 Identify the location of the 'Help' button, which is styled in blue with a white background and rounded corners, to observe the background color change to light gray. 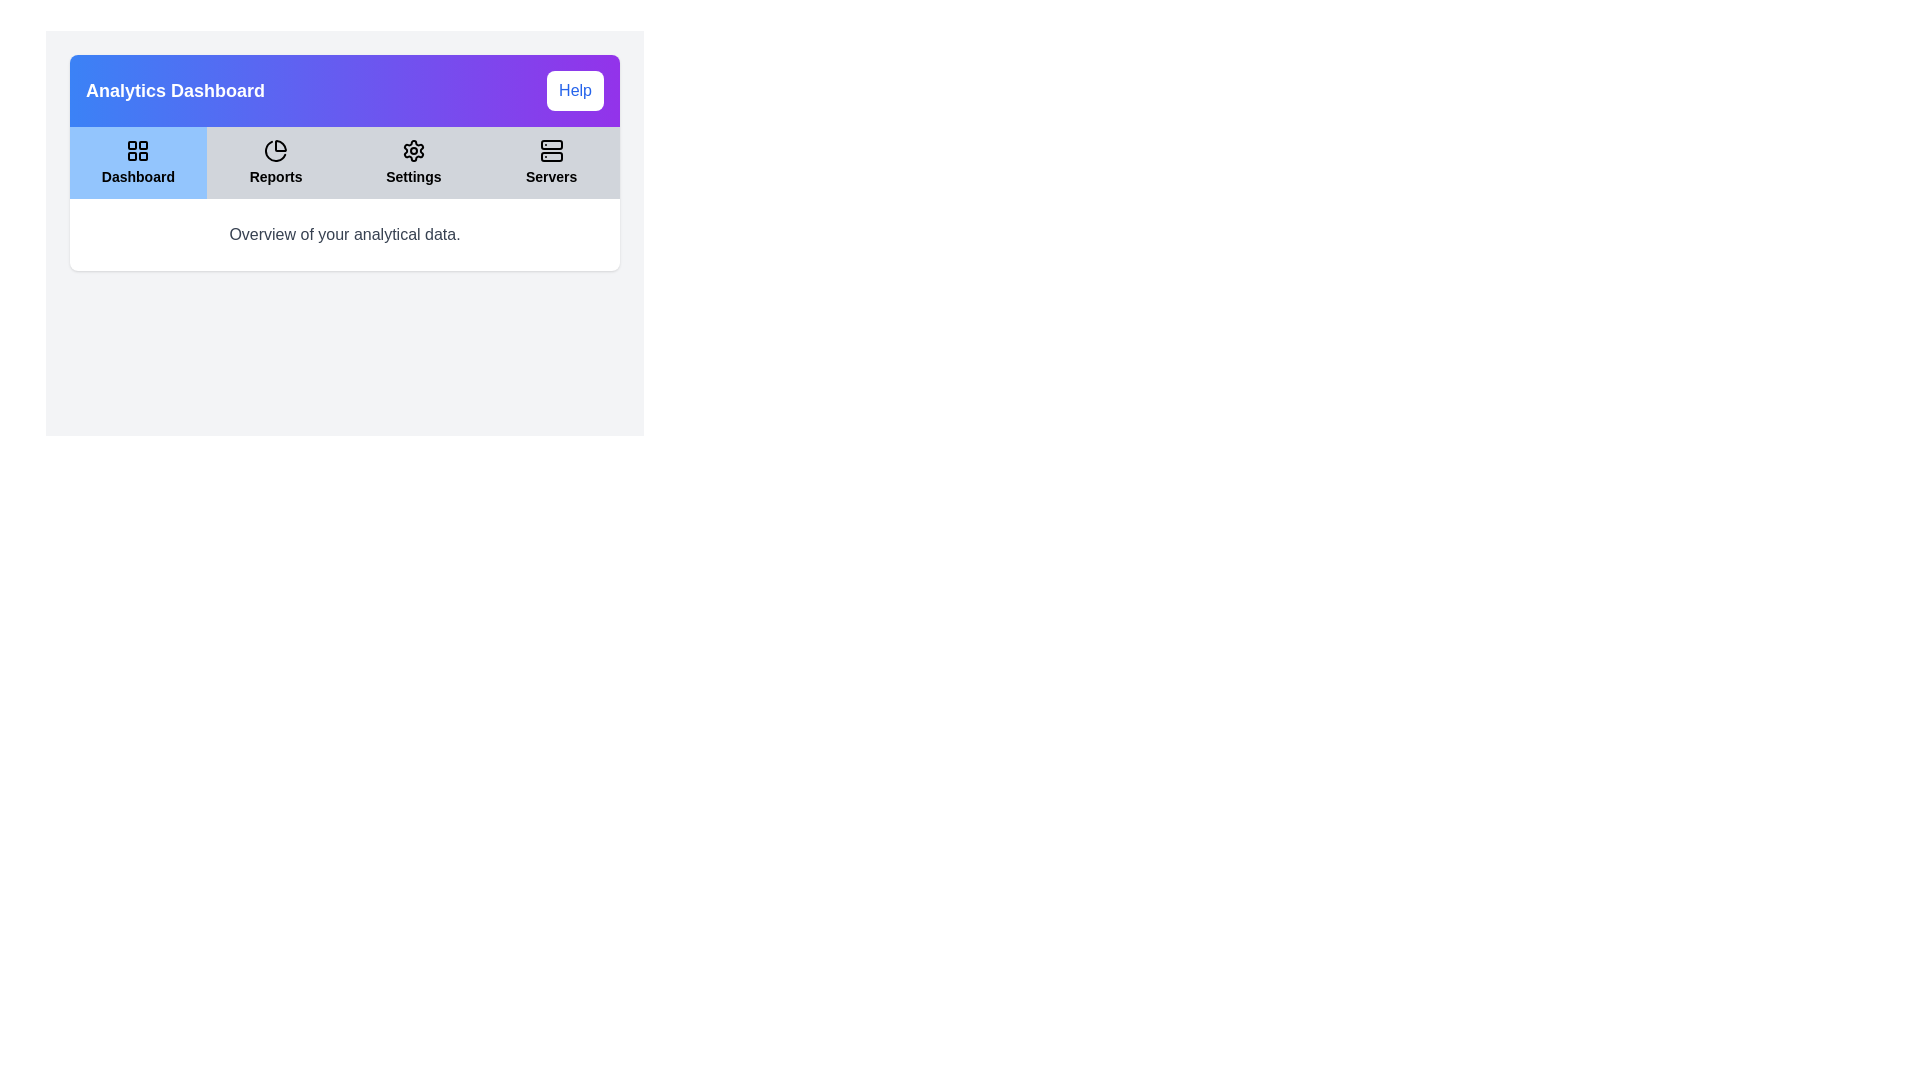
(574, 91).